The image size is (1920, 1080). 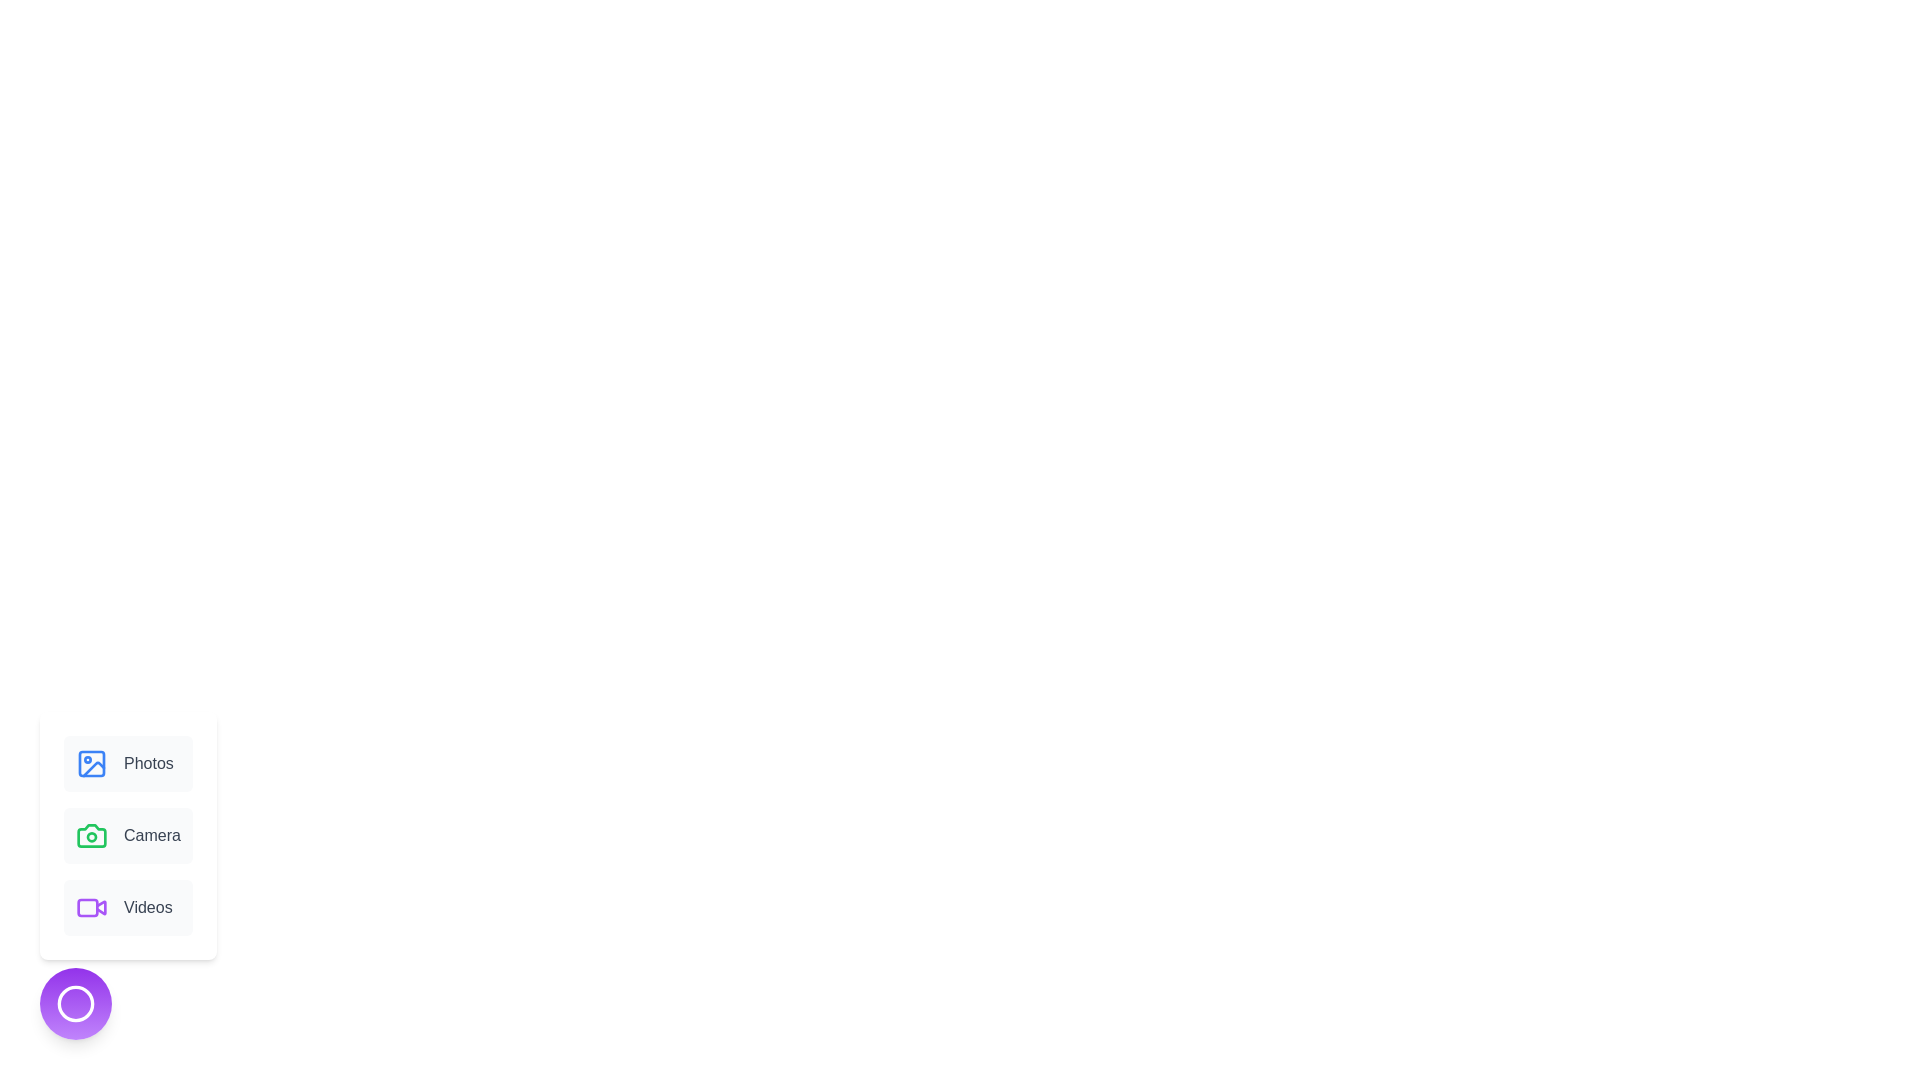 What do you see at coordinates (127, 836) in the screenshot?
I see `the Camera option from the available options` at bounding box center [127, 836].